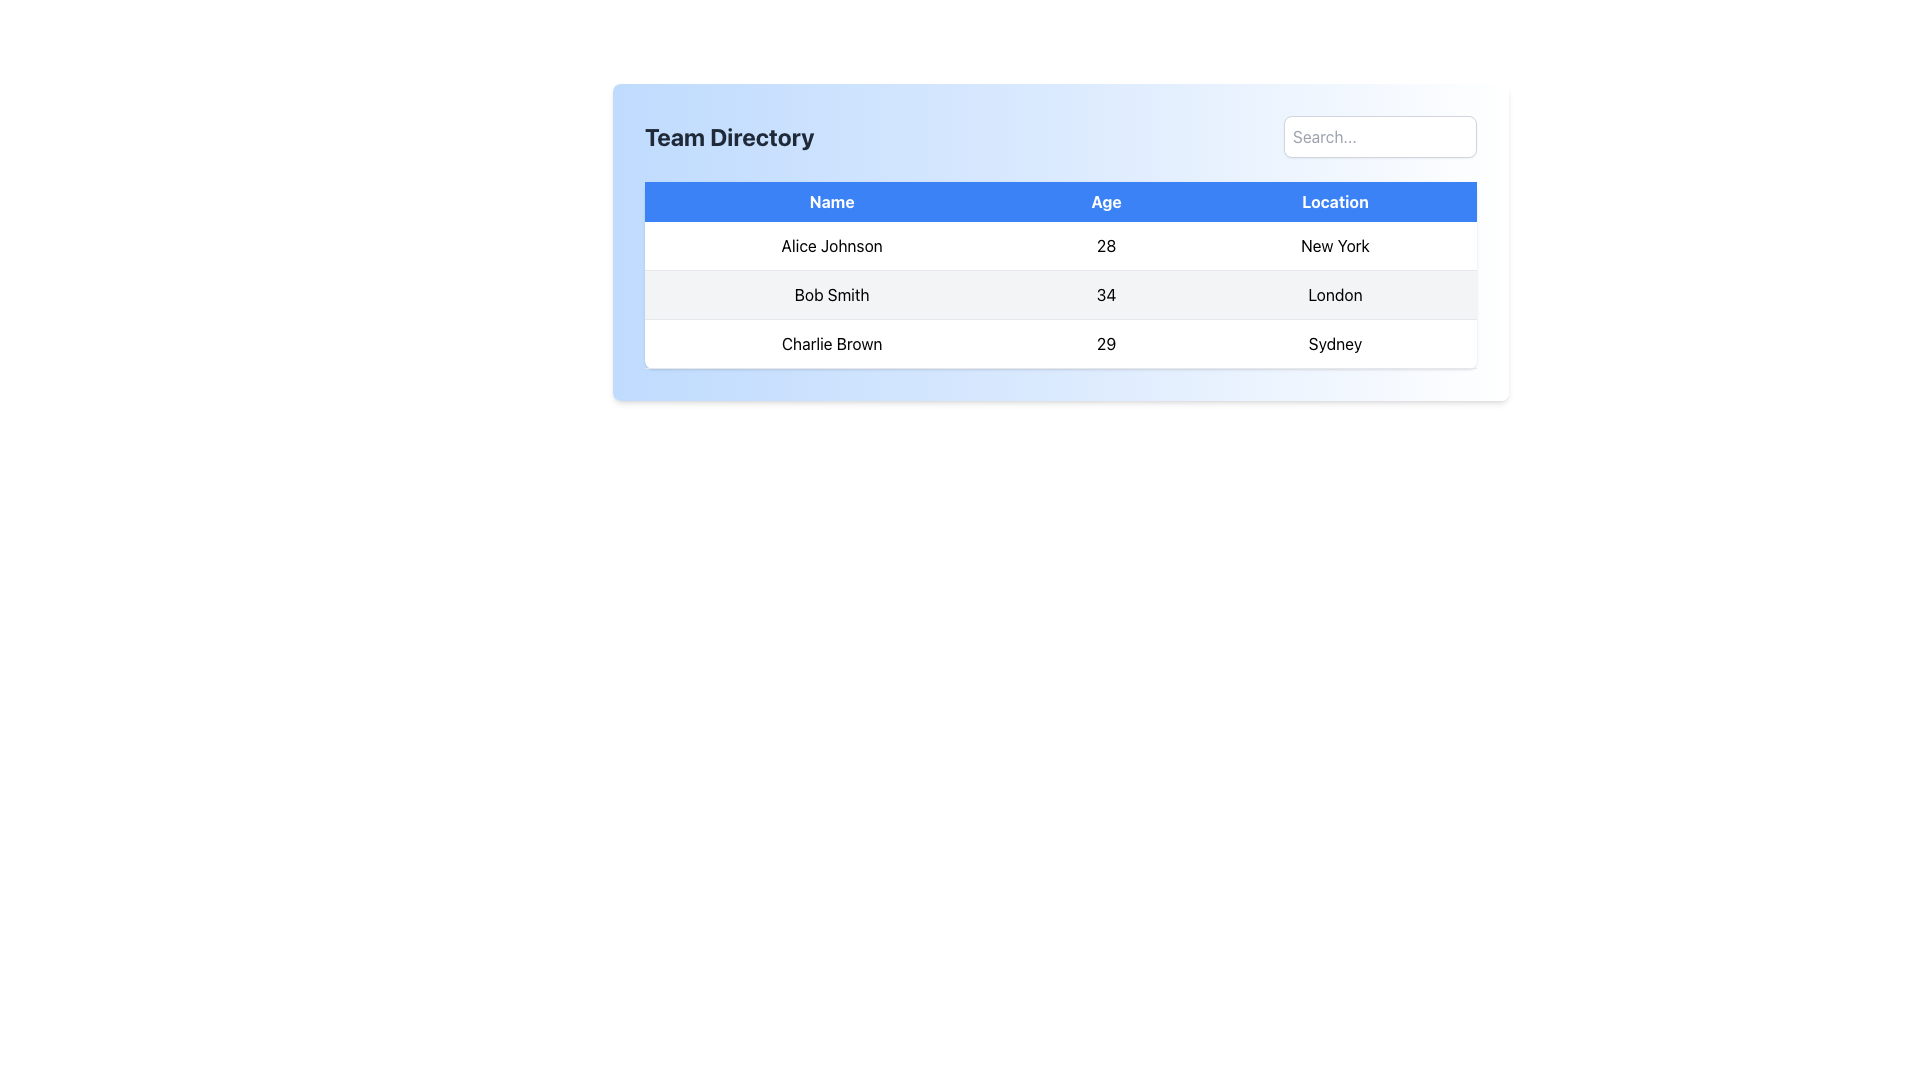 The image size is (1920, 1080). What do you see at coordinates (831, 342) in the screenshot?
I see `to select the Text label displaying 'Charlie Brown' in the first cell of the third row of the table under the 'Name' header` at bounding box center [831, 342].